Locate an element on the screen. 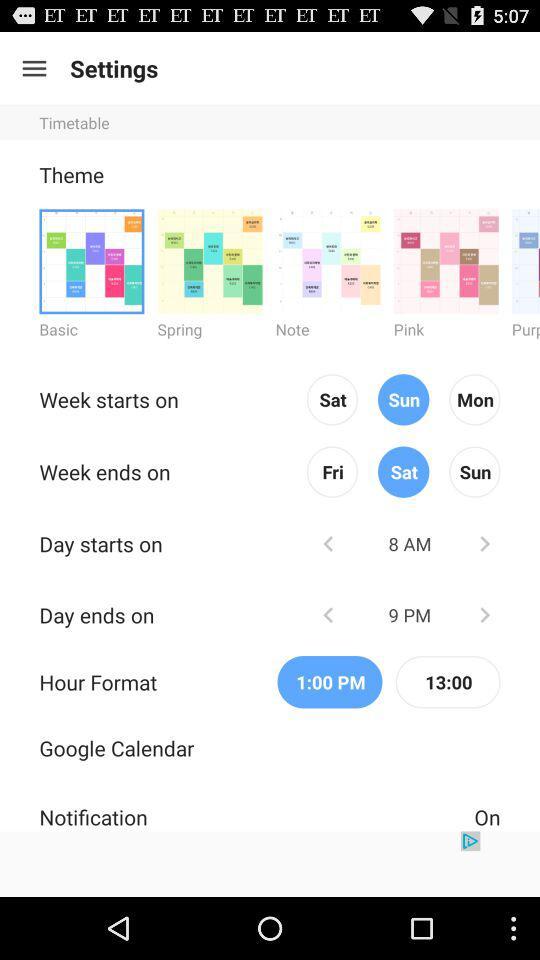  showing the advertisement is located at coordinates (270, 863).